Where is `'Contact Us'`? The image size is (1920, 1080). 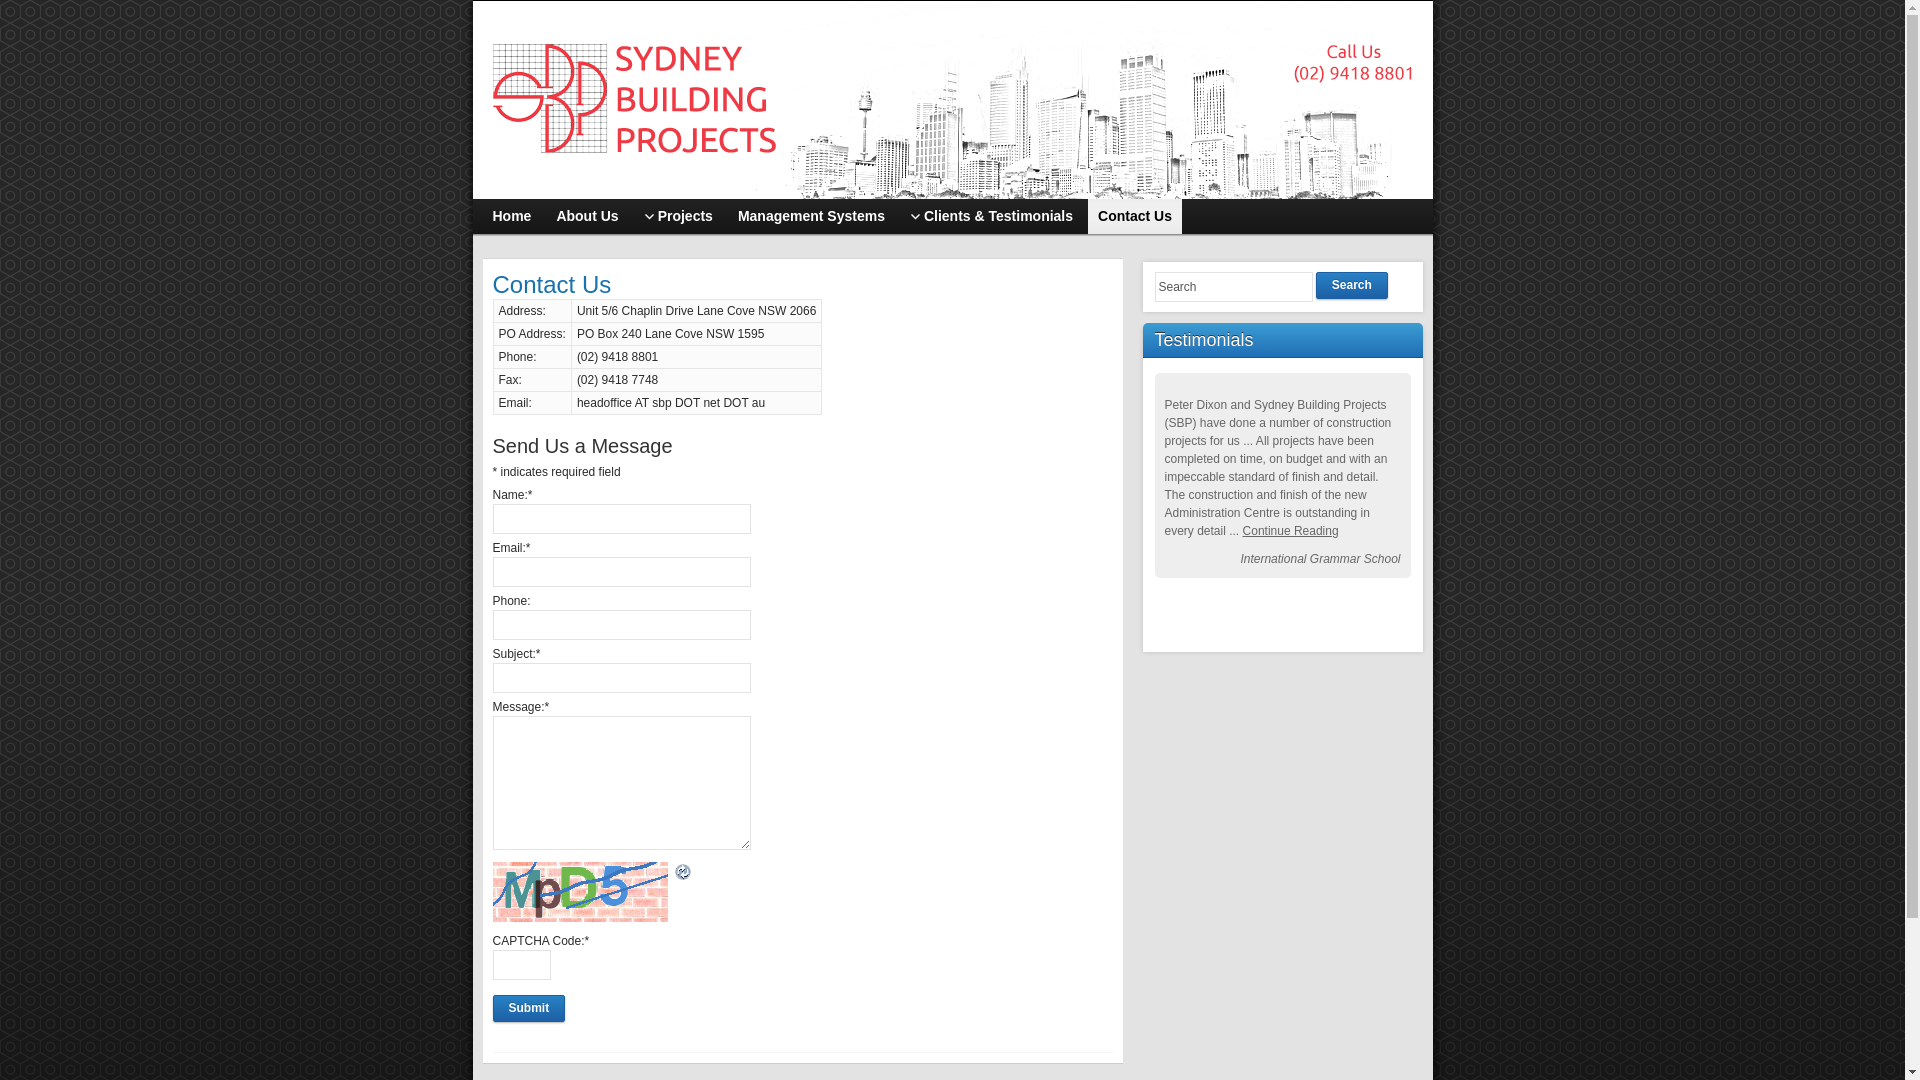
'Contact Us' is located at coordinates (1134, 216).